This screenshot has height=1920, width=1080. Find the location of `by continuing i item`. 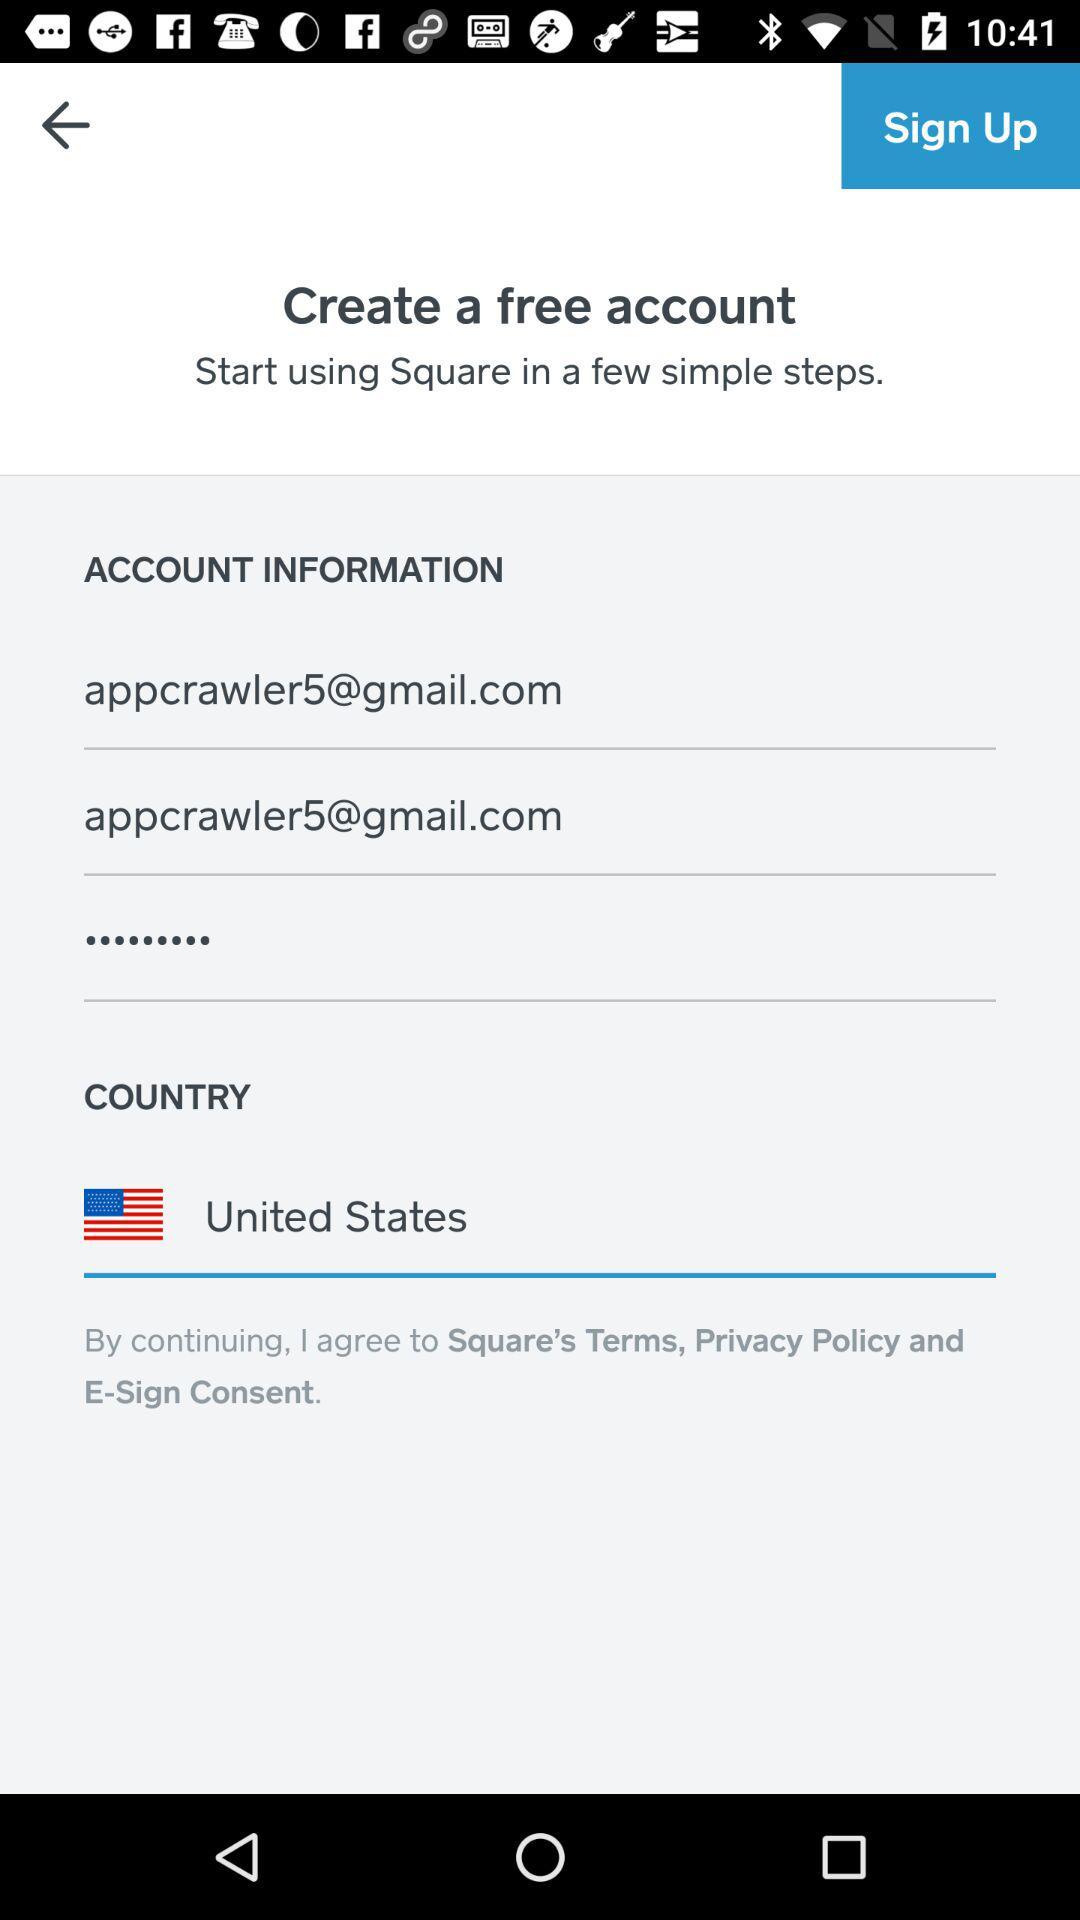

by continuing i item is located at coordinates (523, 1363).